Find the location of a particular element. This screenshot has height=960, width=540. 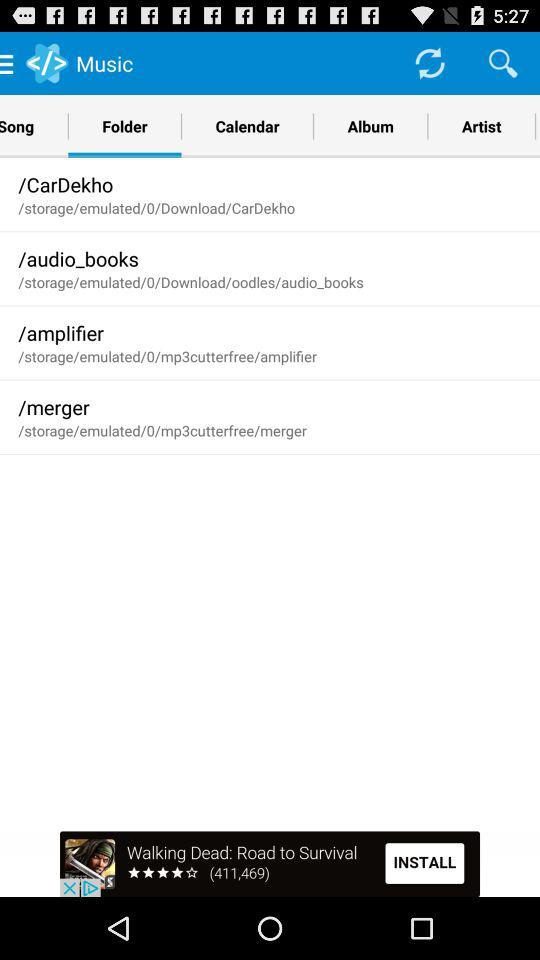

the refresh icon is located at coordinates (428, 67).